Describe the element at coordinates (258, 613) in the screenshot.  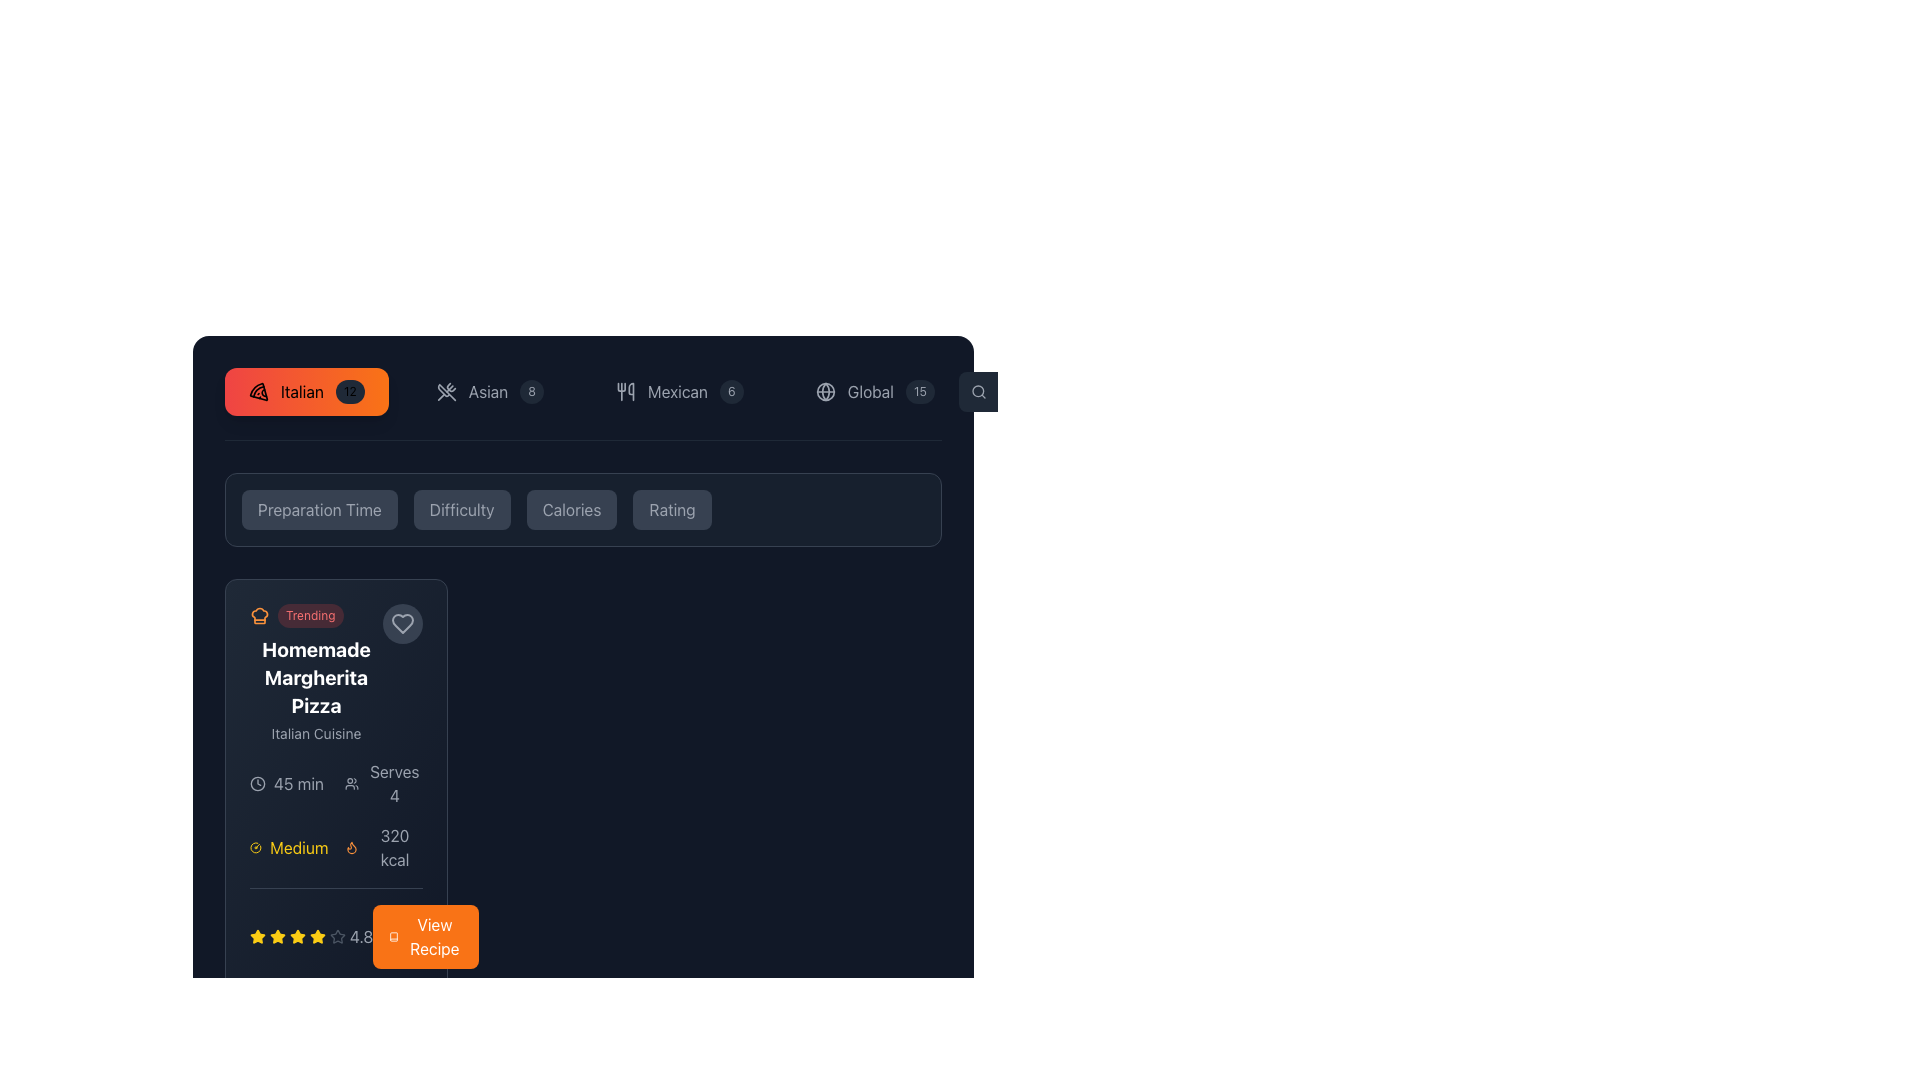
I see `the chef's hat icon in the navigation bar` at that location.